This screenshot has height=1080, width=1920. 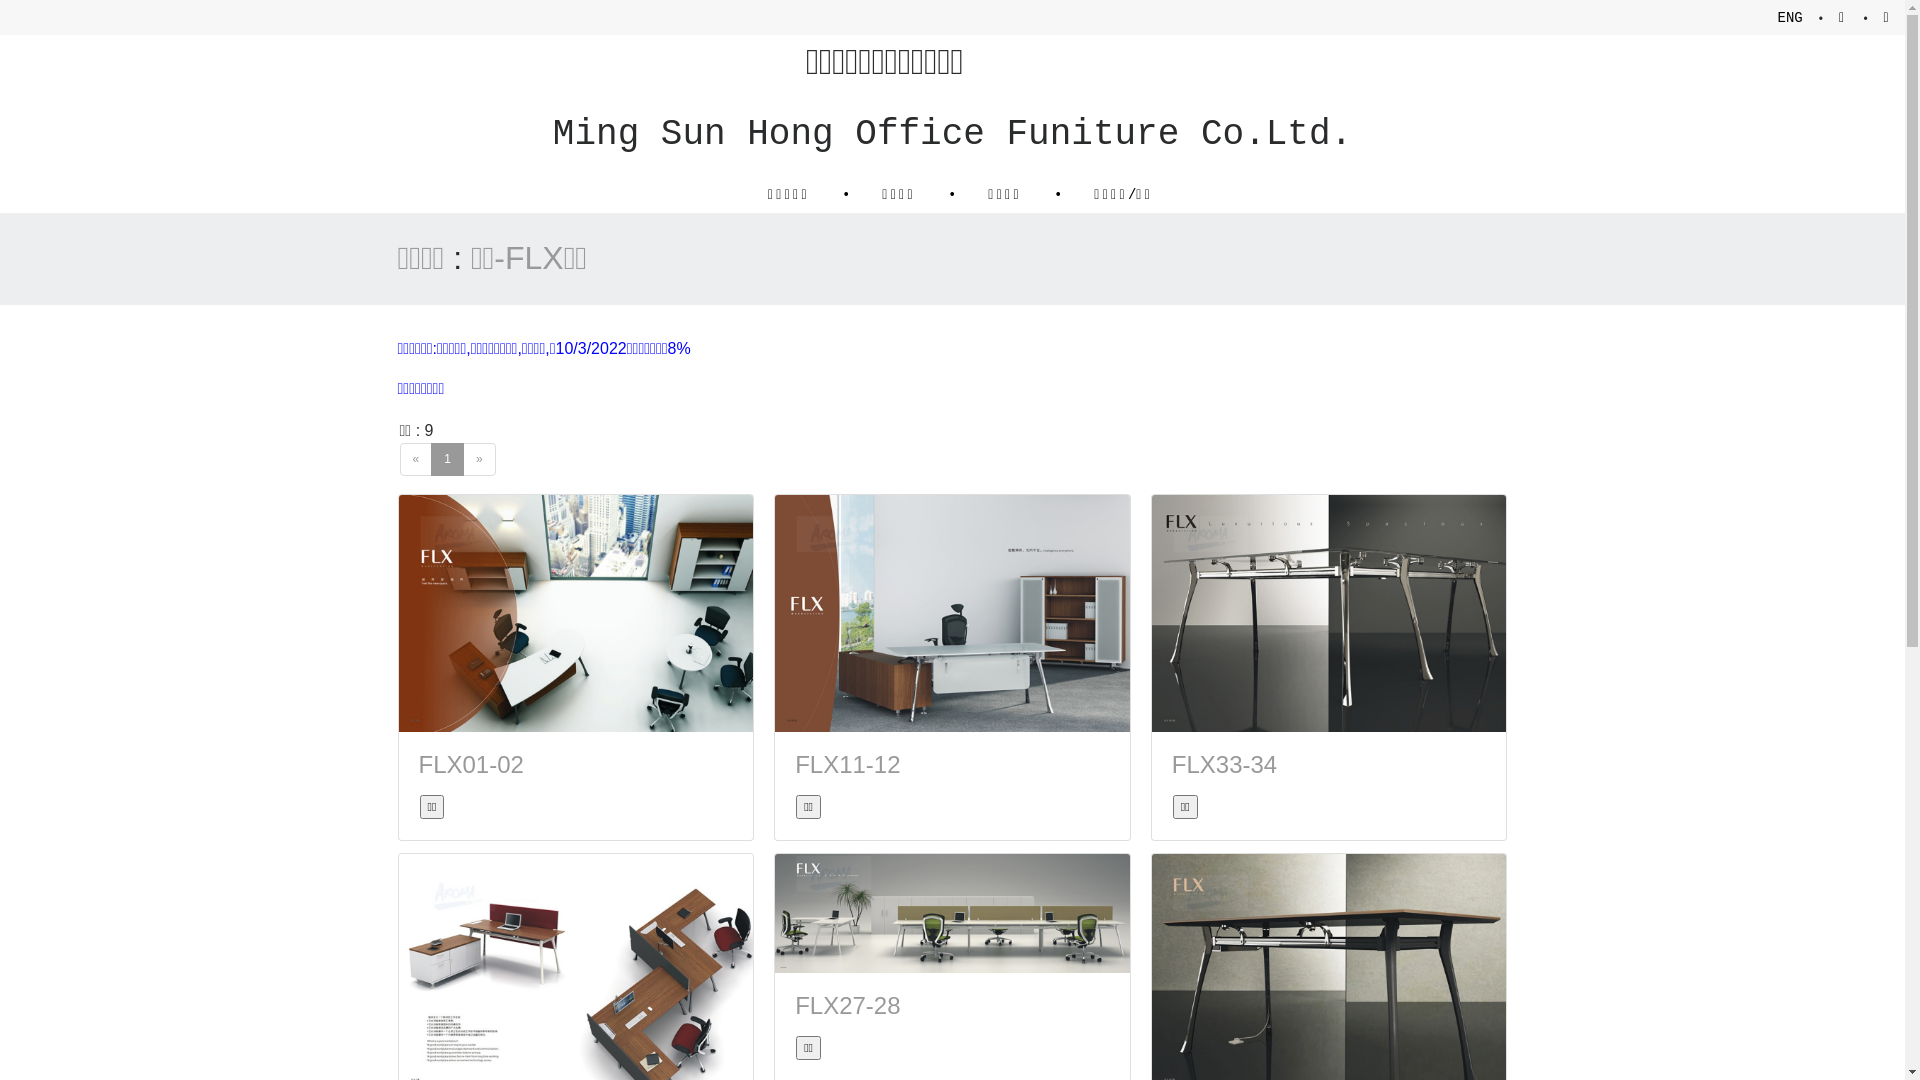 I want to click on '1', so click(x=446, y=459).